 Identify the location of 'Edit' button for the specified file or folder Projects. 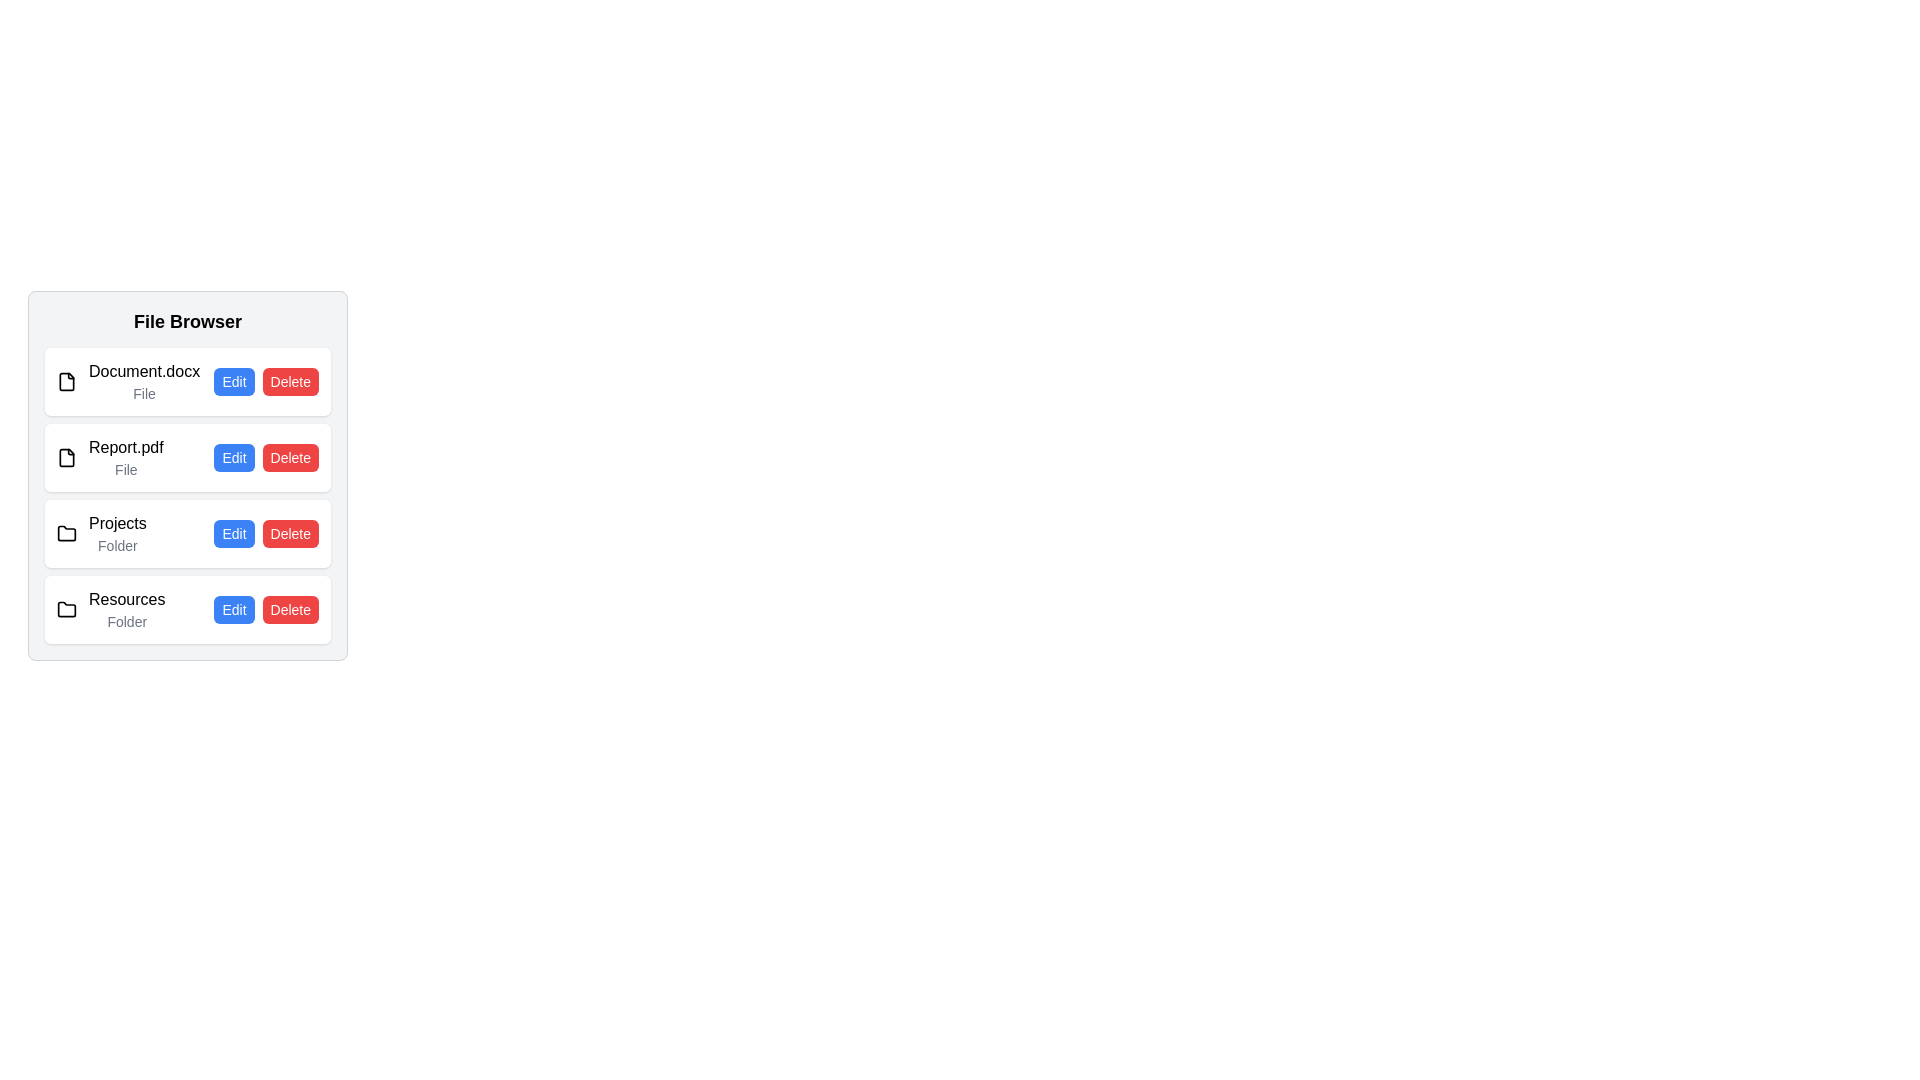
(234, 532).